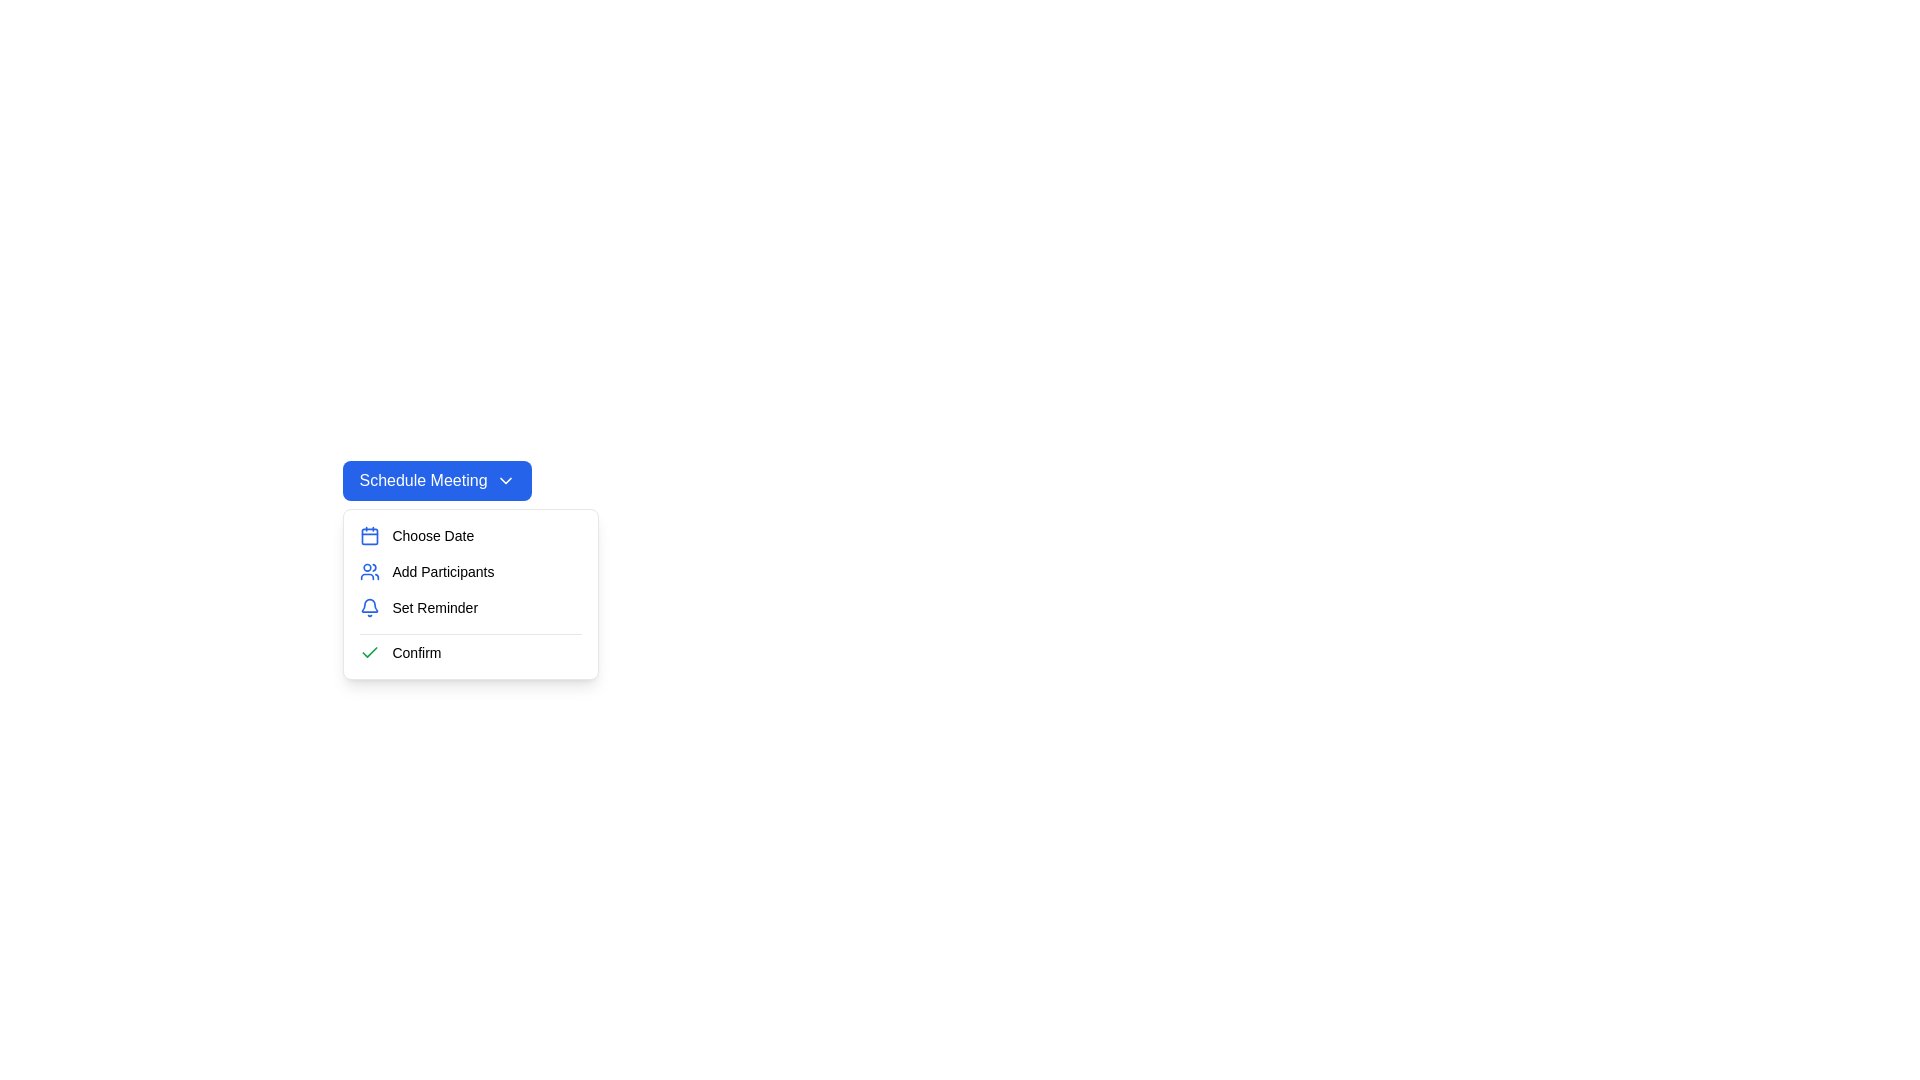  Describe the element at coordinates (434, 607) in the screenshot. I see `the 'Set Reminder' label in the dropdown menu for scheduling a meeting` at that location.